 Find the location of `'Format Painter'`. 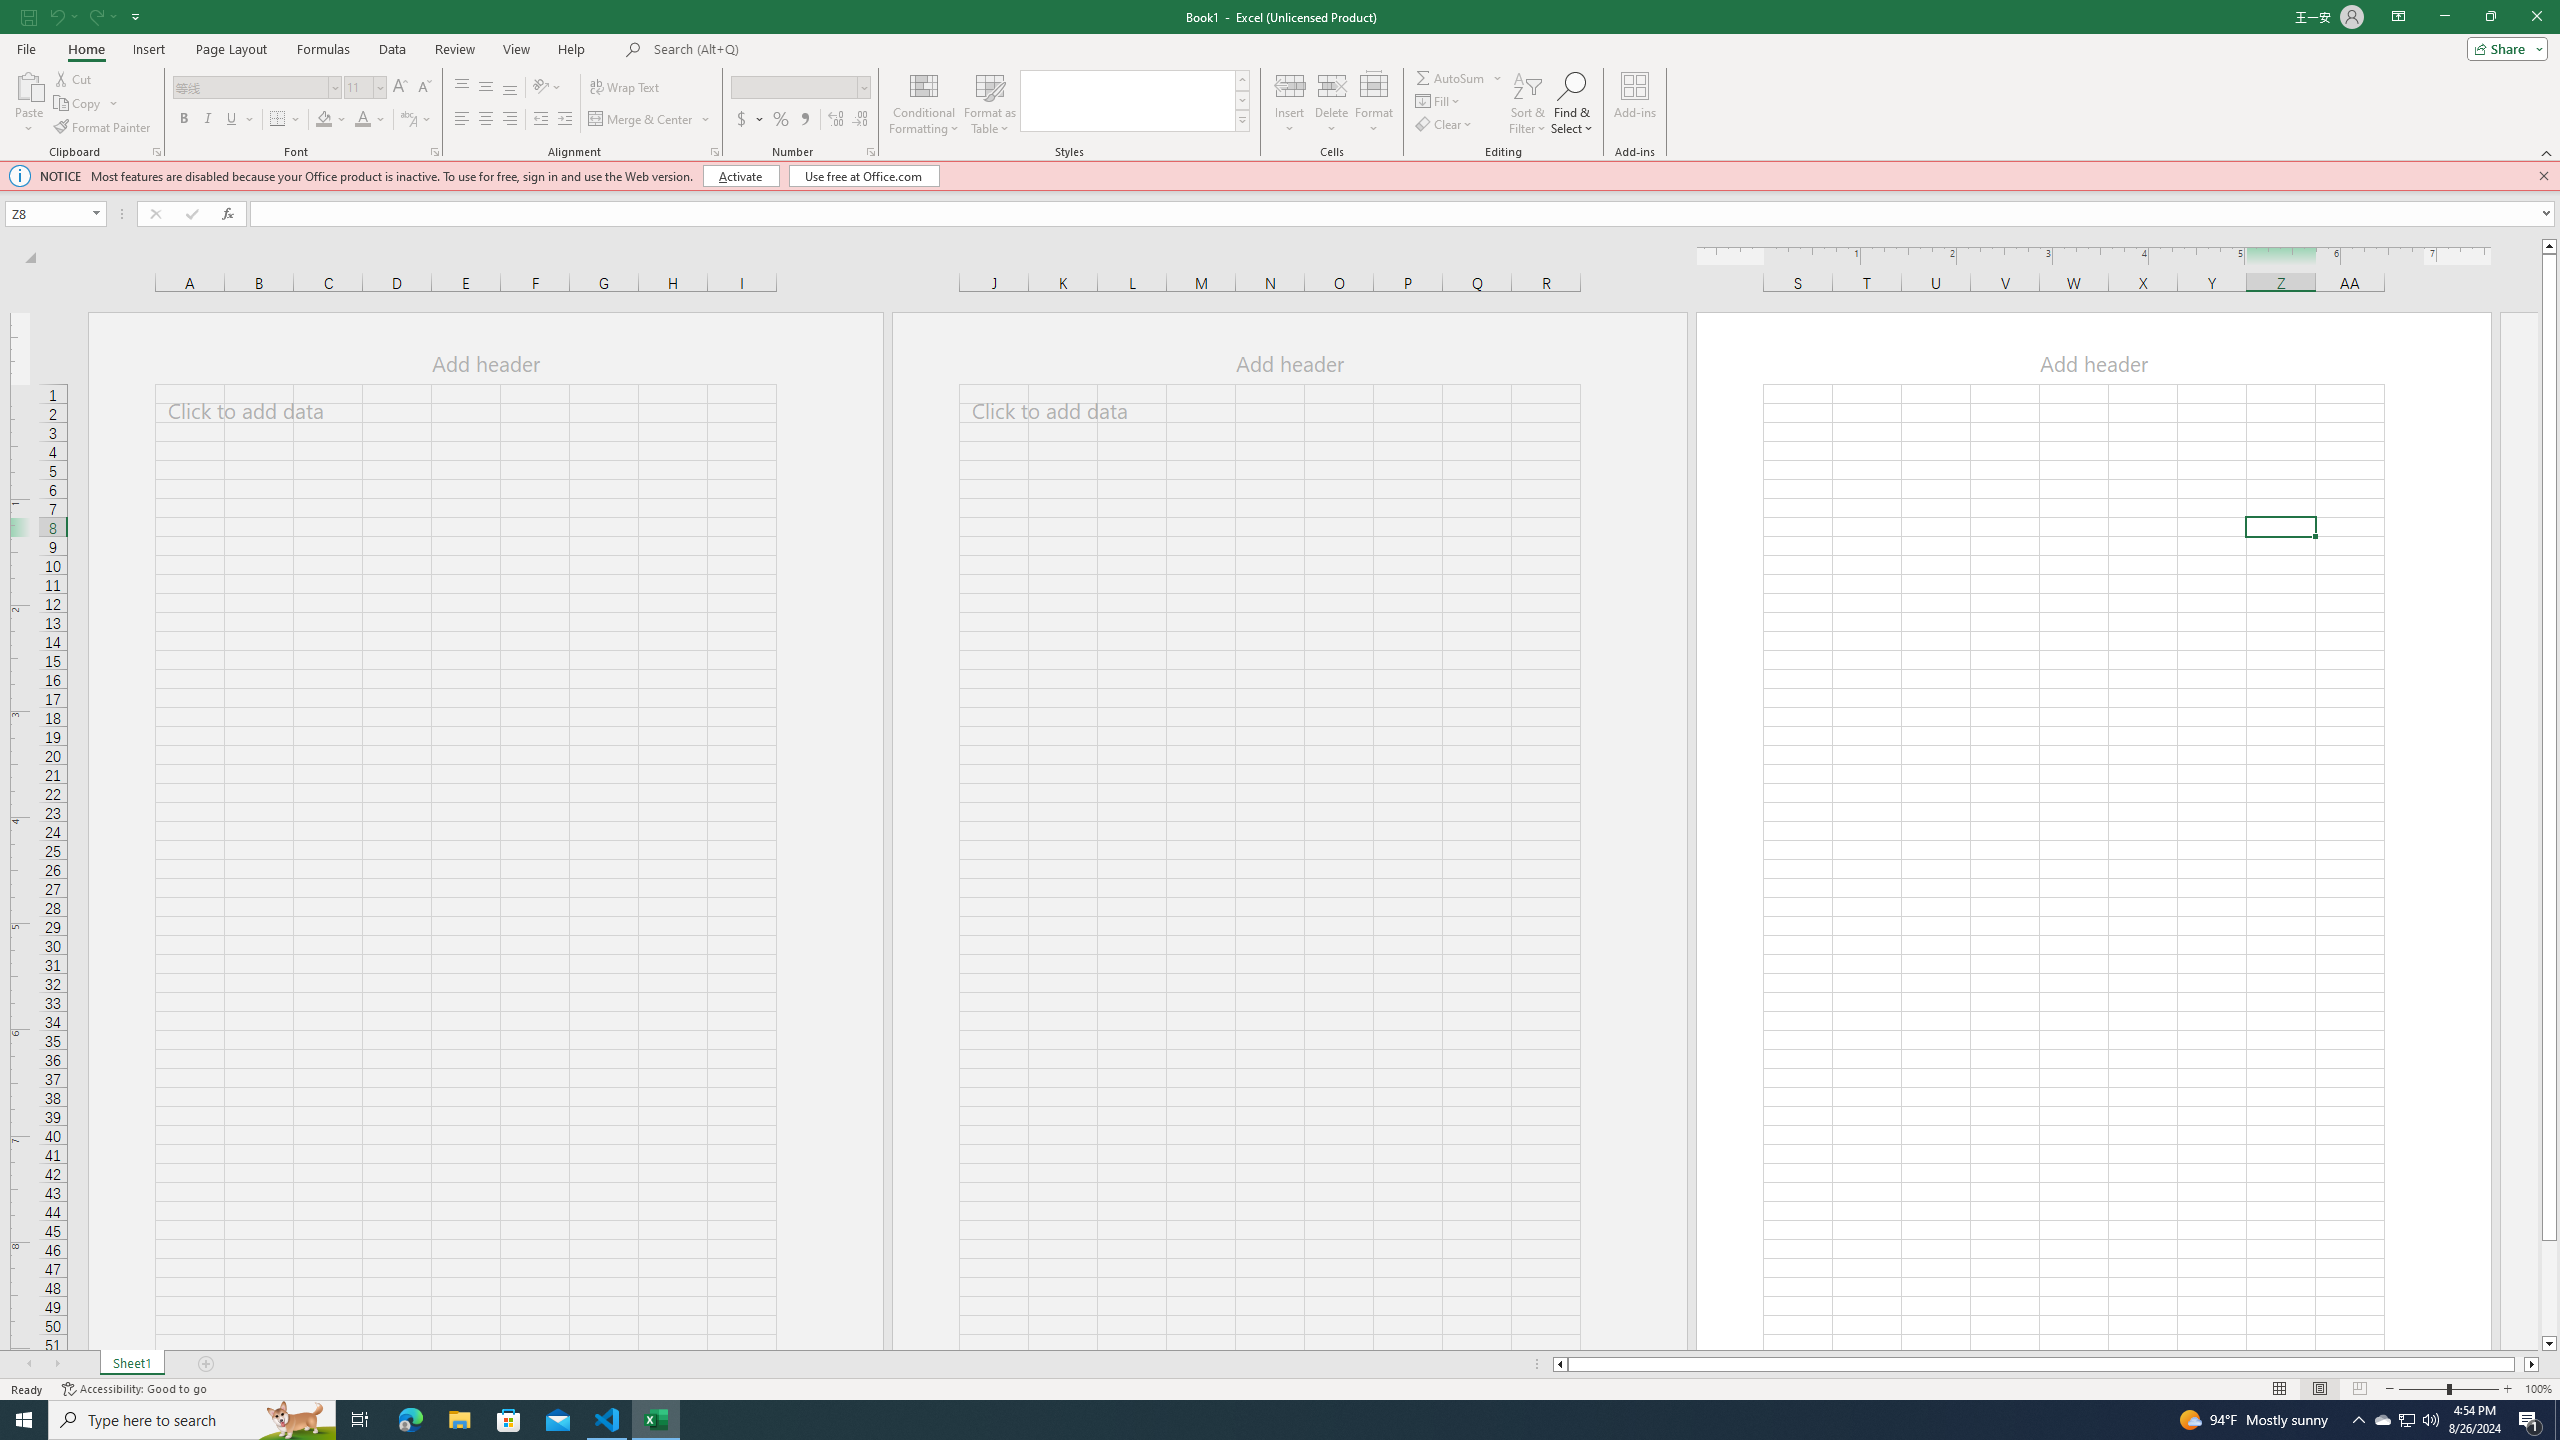

'Format Painter' is located at coordinates (102, 127).